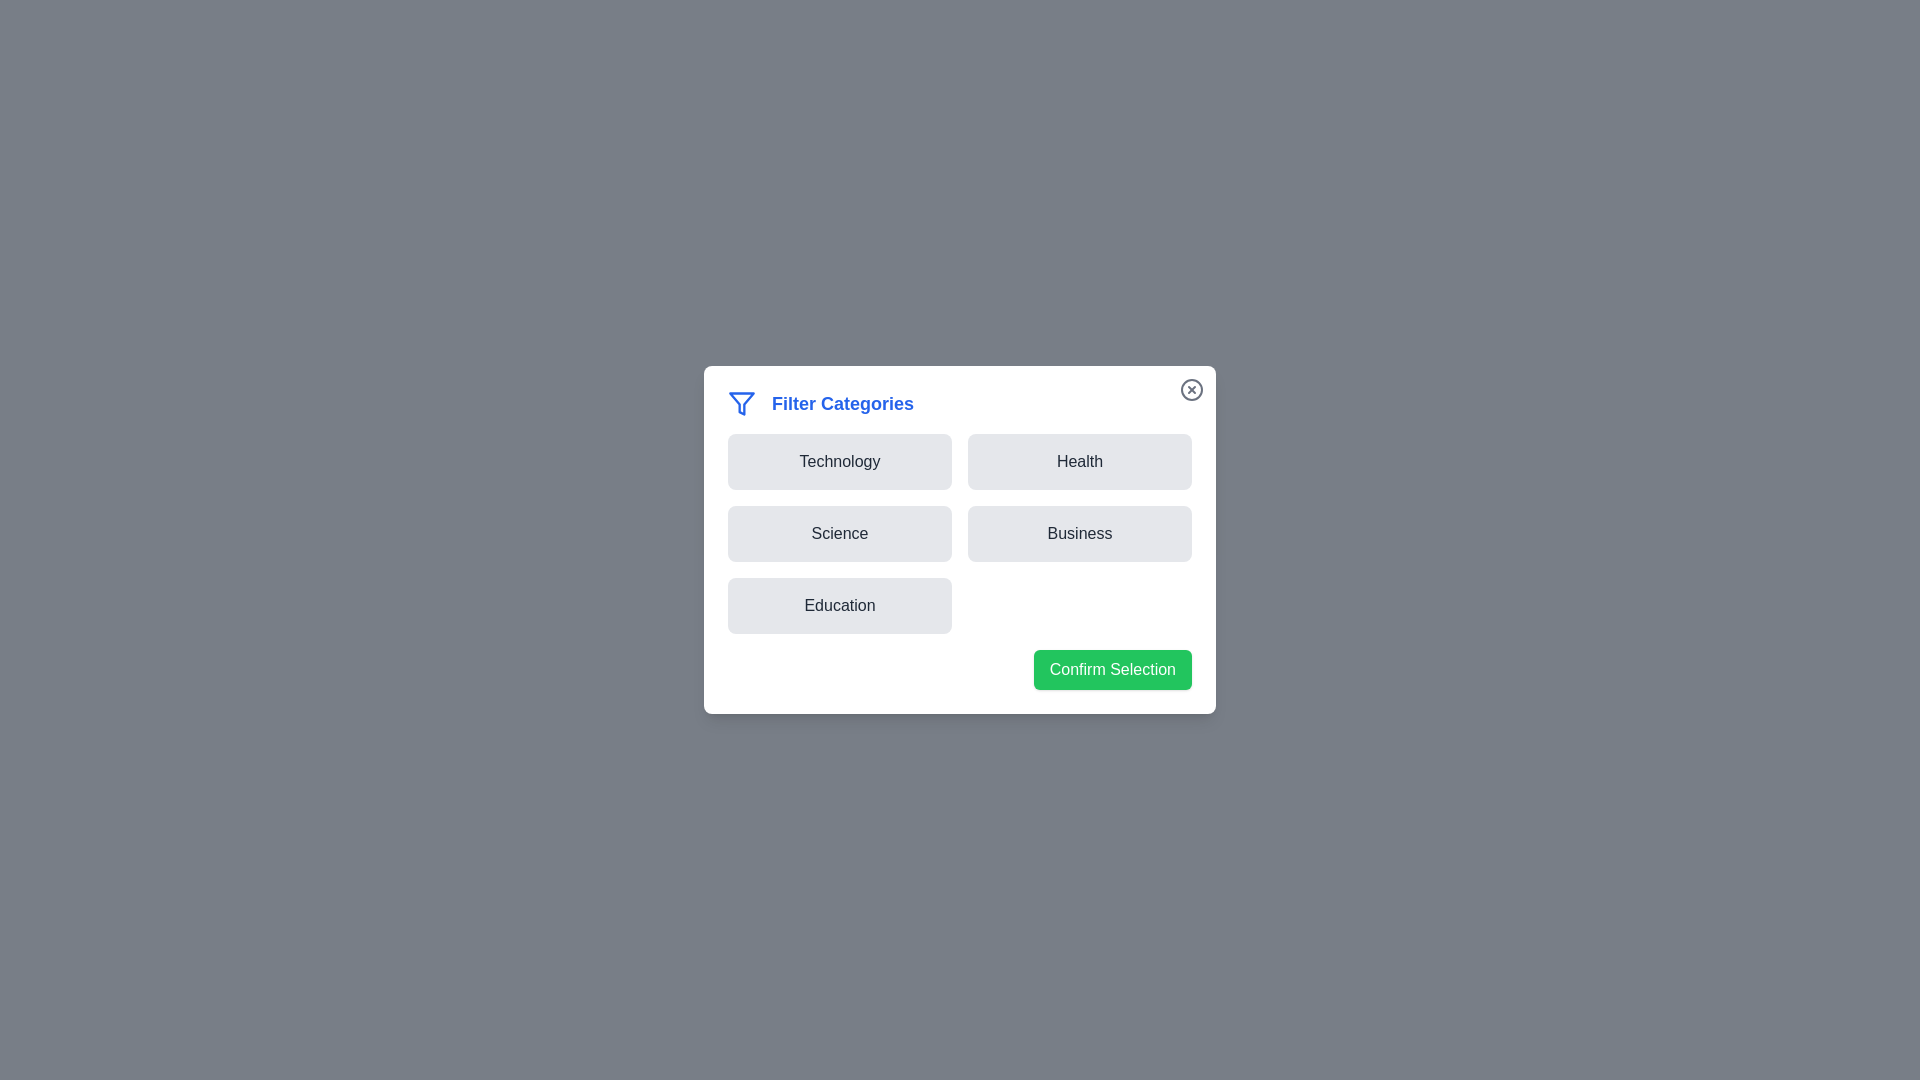 This screenshot has width=1920, height=1080. Describe the element at coordinates (1079, 532) in the screenshot. I see `the Business button to observe its hover effect` at that location.